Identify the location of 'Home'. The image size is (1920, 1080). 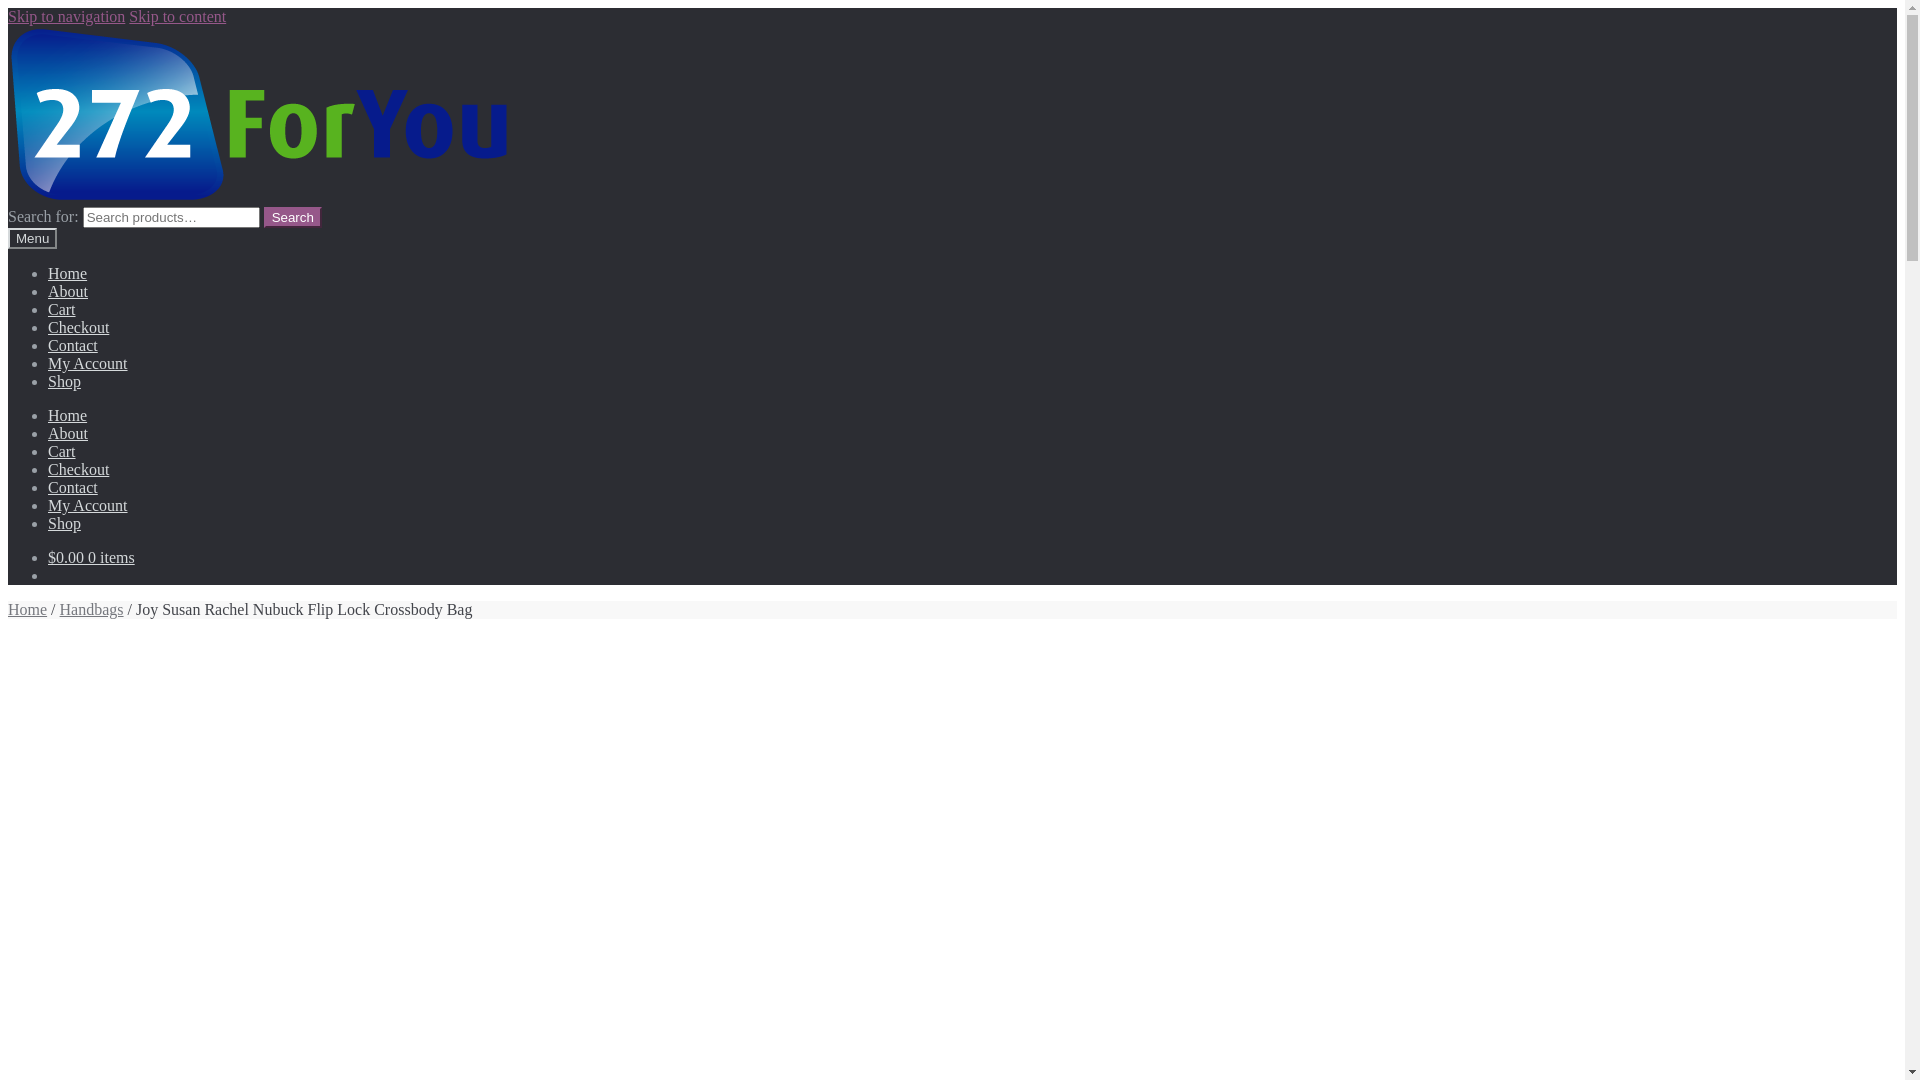
(27, 608).